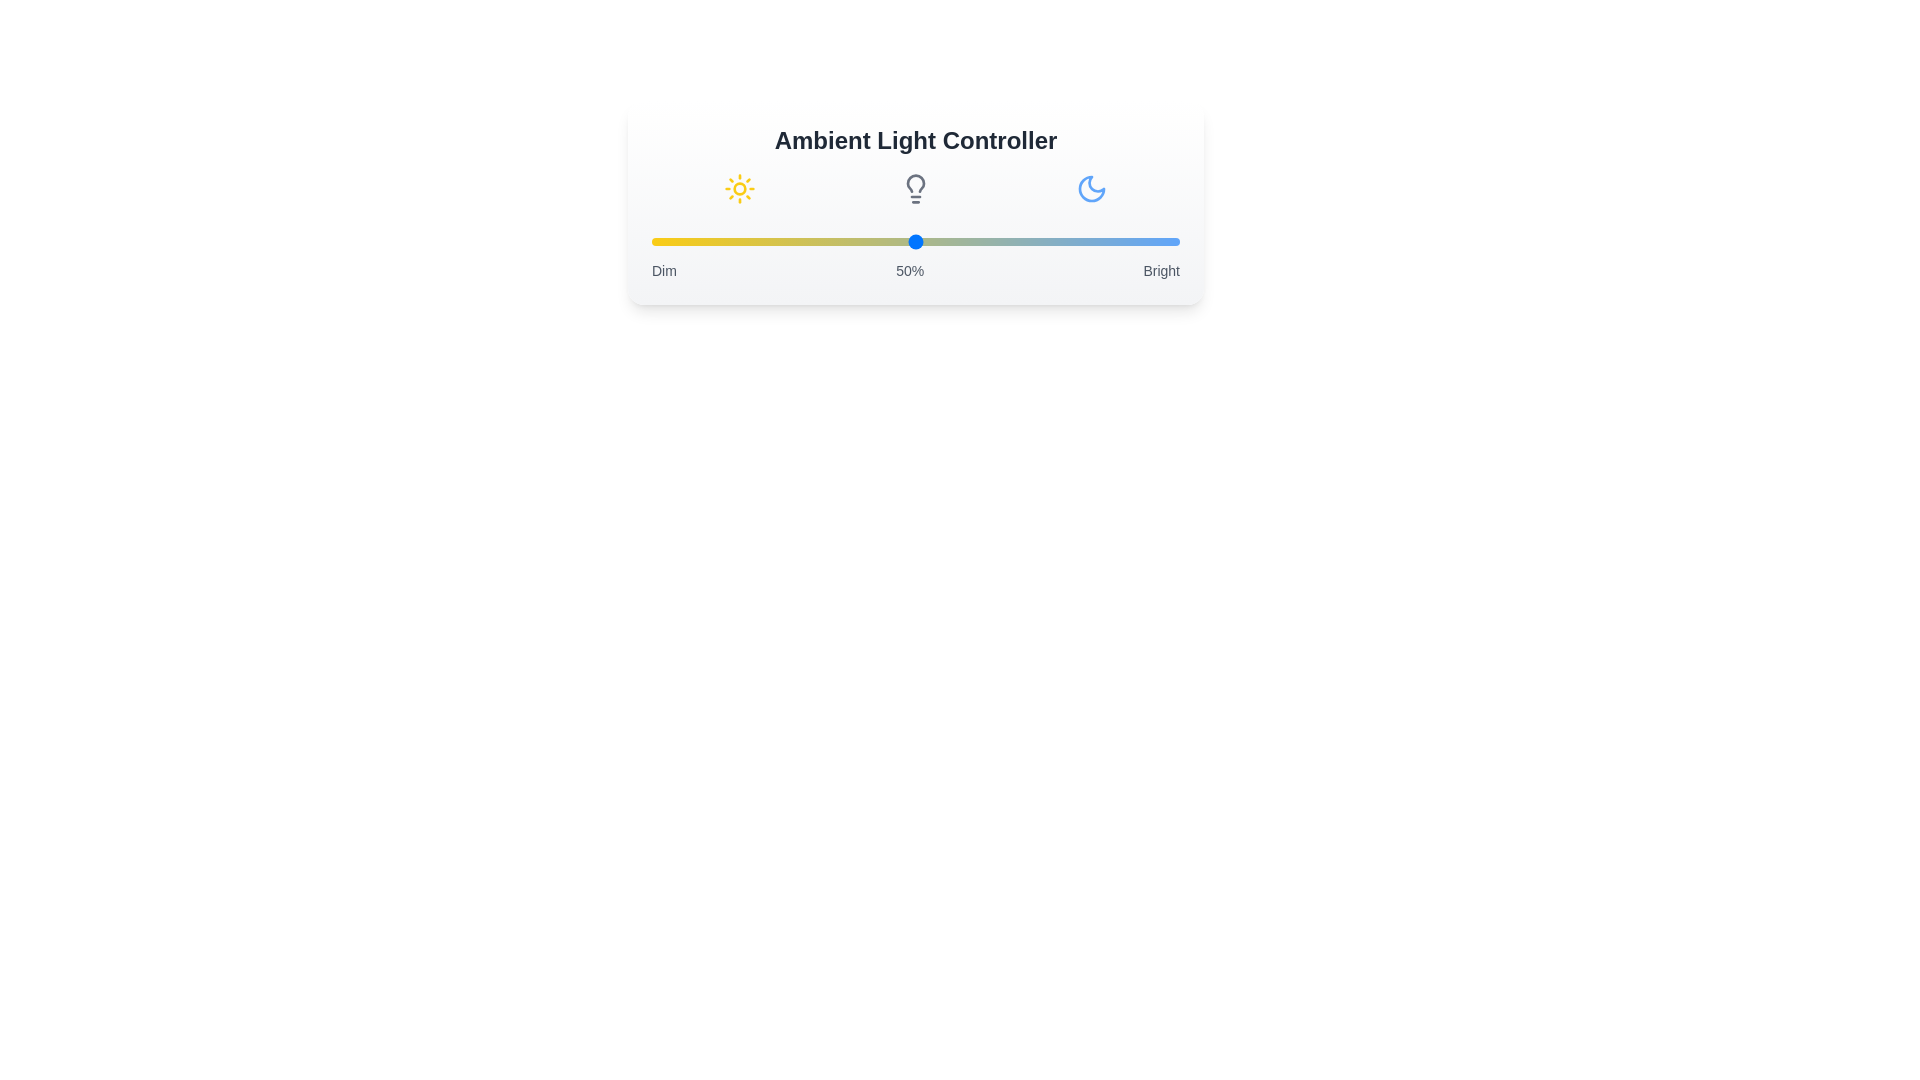 Image resolution: width=1920 pixels, height=1080 pixels. What do you see at coordinates (1090, 189) in the screenshot?
I see `the Moon icon to interact with it` at bounding box center [1090, 189].